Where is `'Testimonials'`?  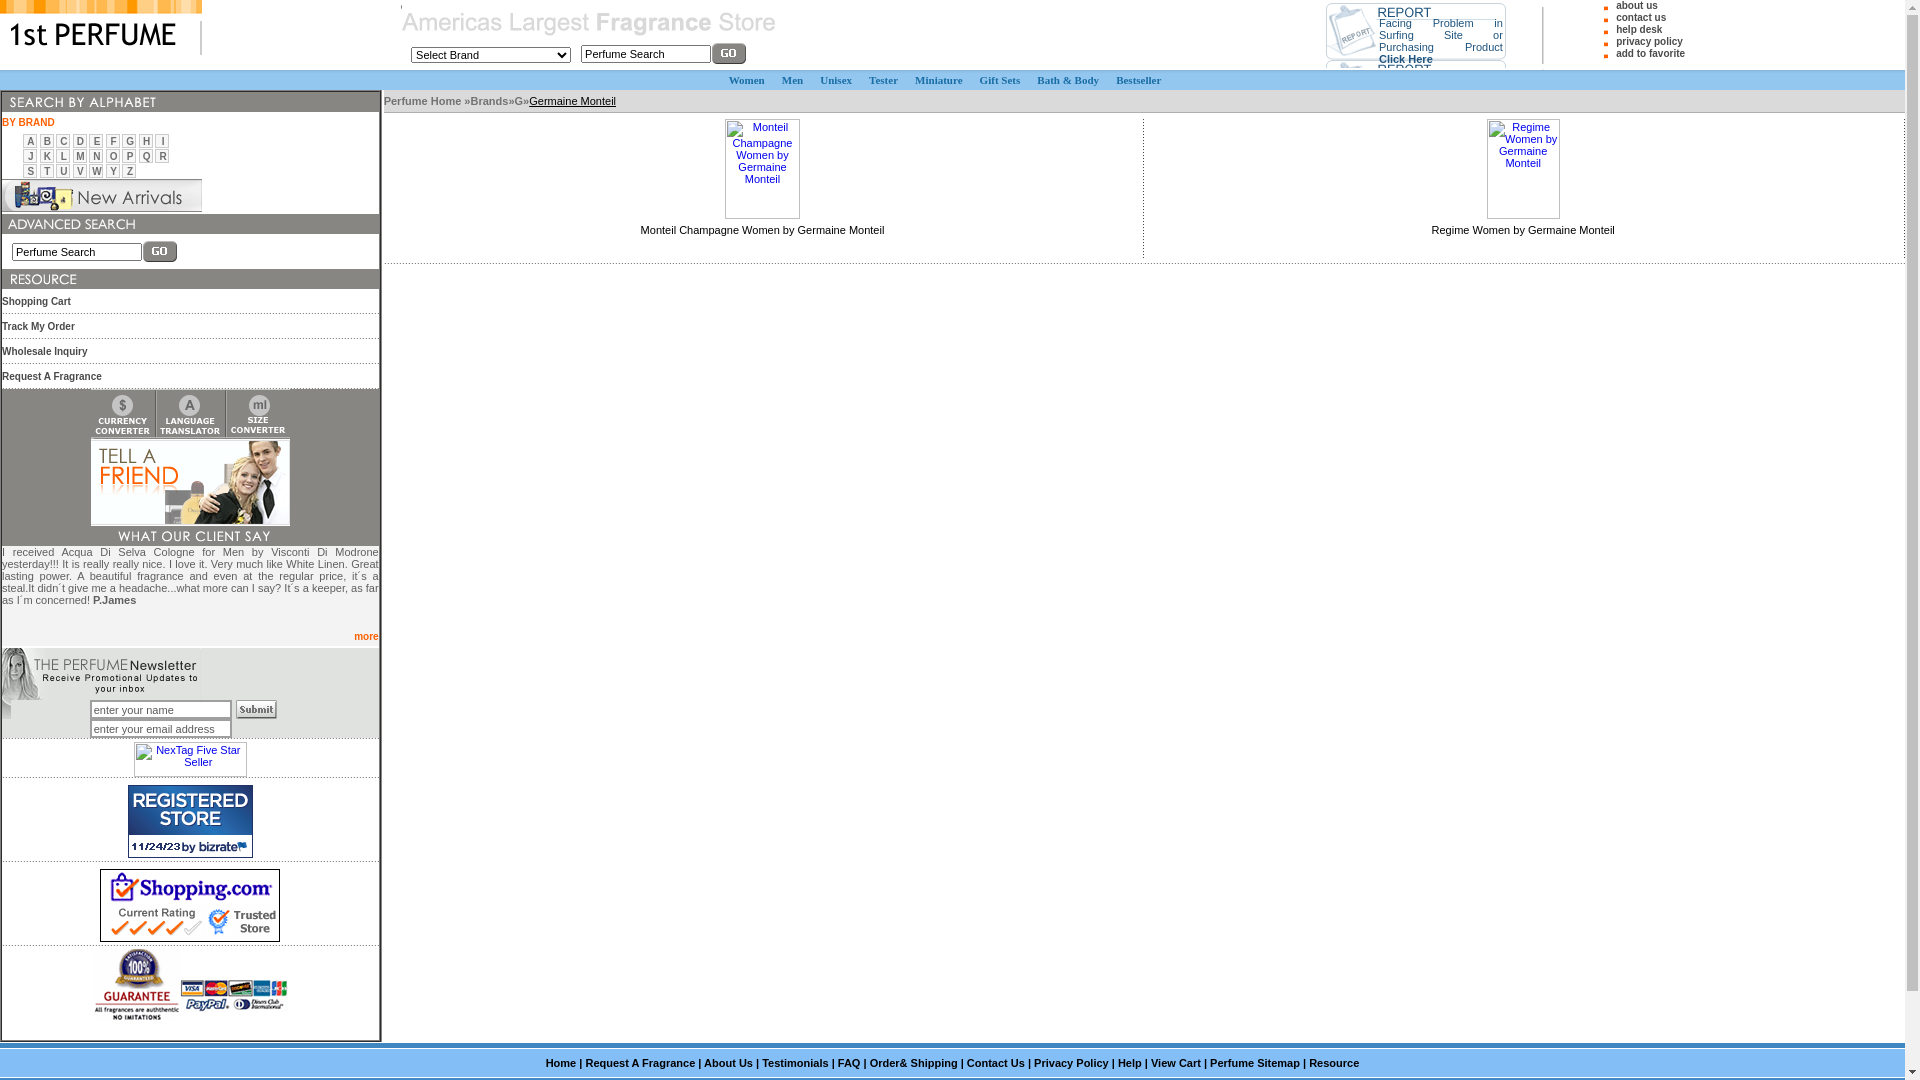 'Testimonials' is located at coordinates (761, 1062).